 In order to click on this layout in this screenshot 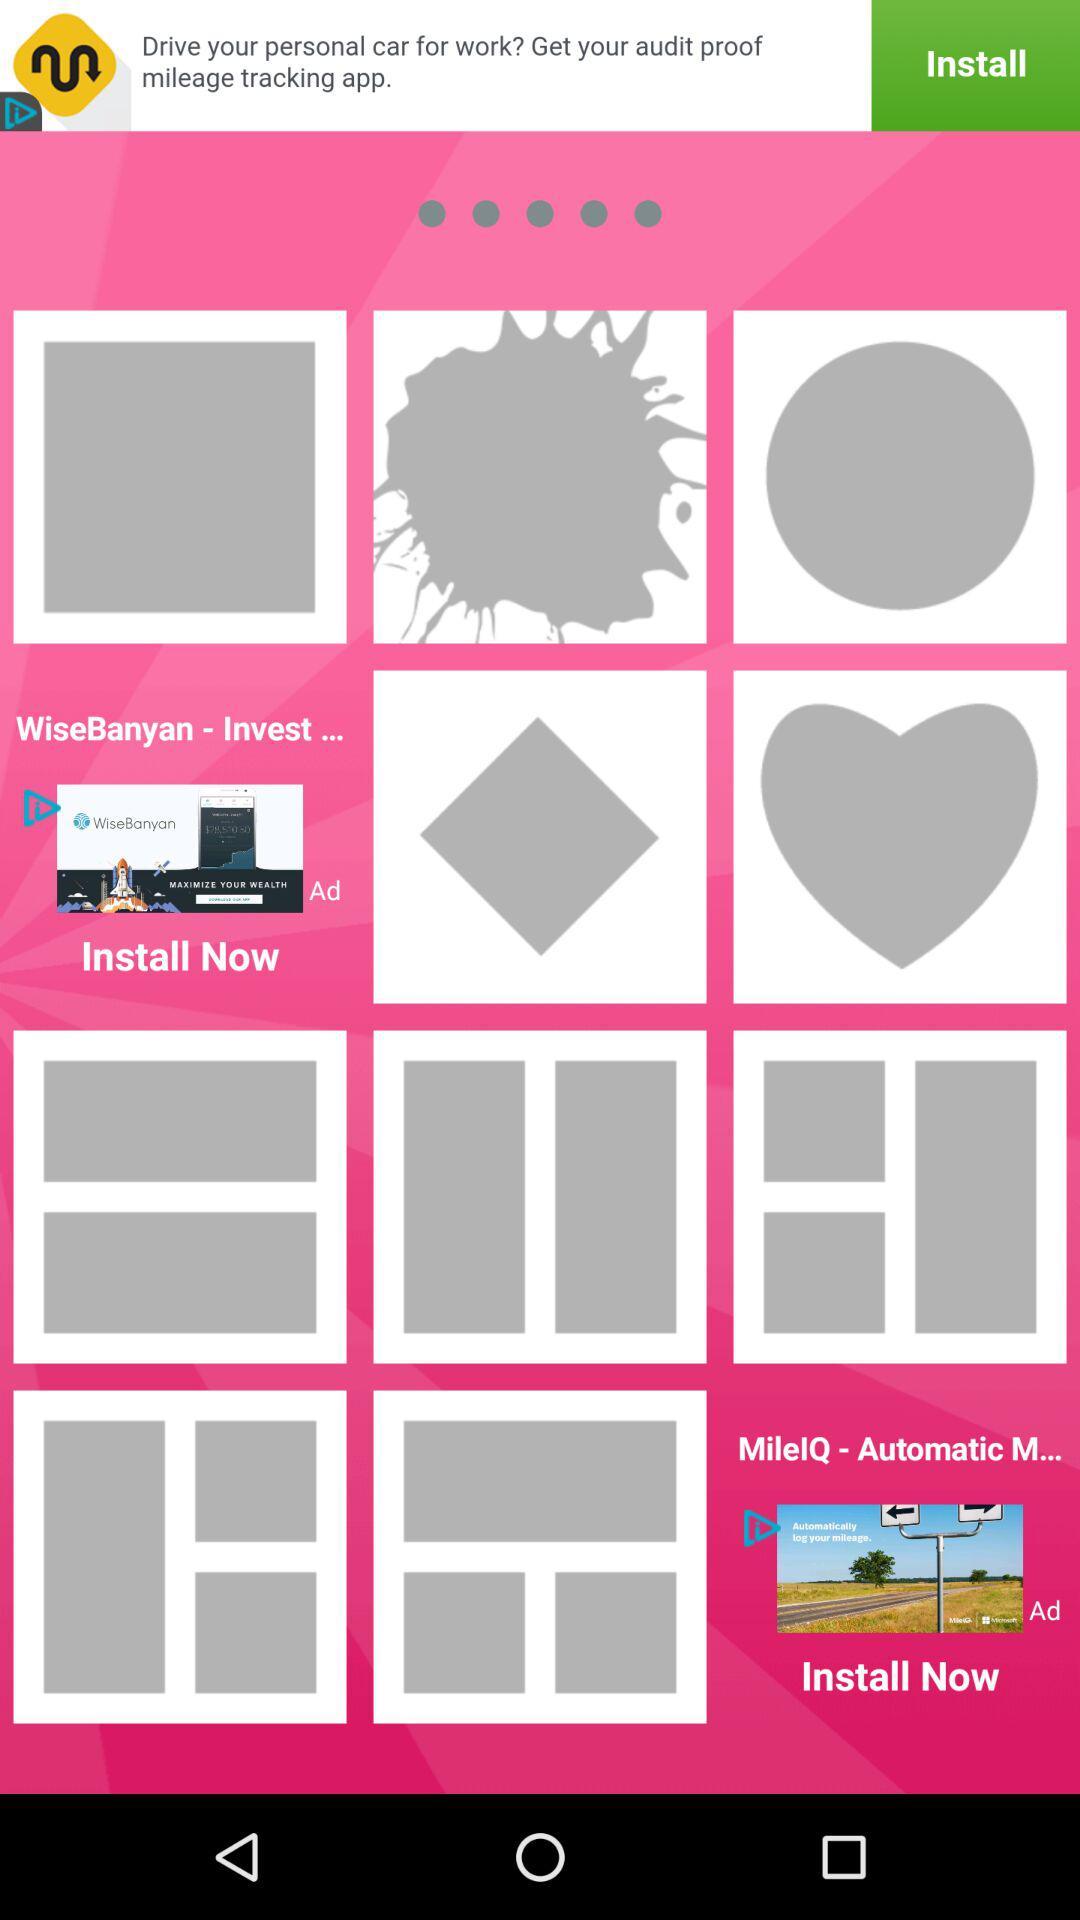, I will do `click(180, 1555)`.